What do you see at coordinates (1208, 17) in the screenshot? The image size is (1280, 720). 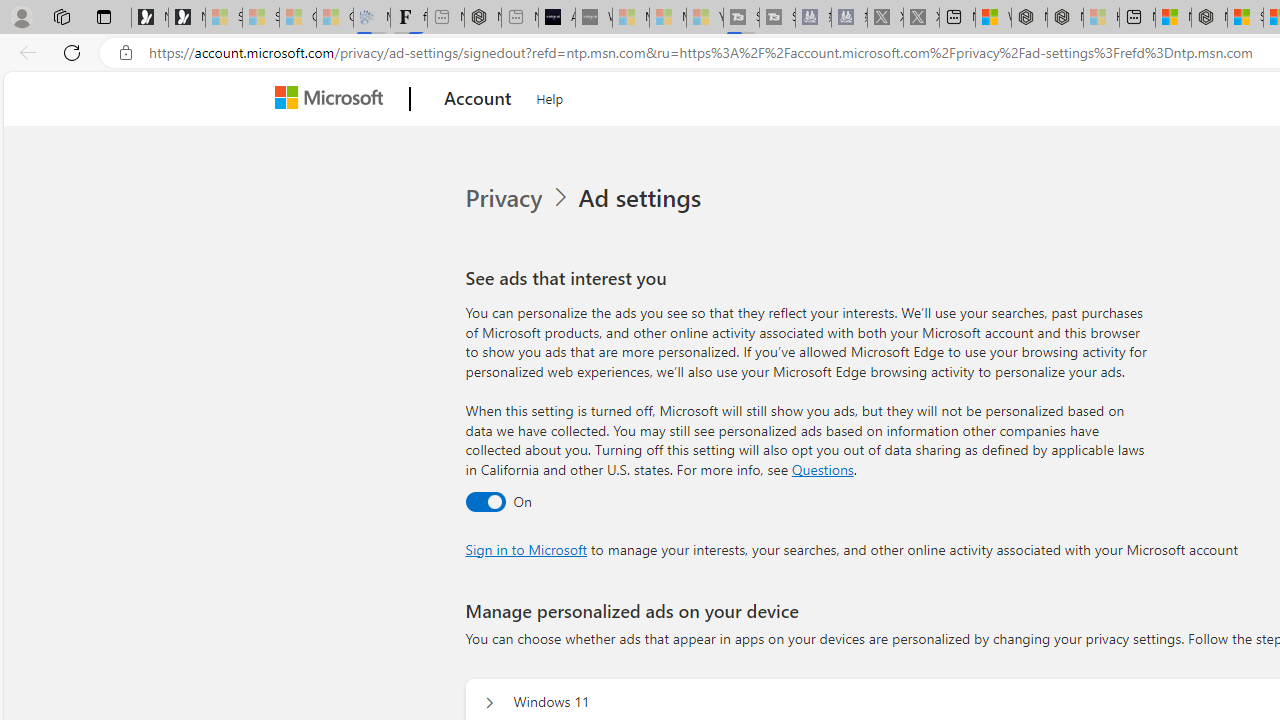 I see `'Nordace - Nordace Siena Is Not An Ordinary Backpack'` at bounding box center [1208, 17].